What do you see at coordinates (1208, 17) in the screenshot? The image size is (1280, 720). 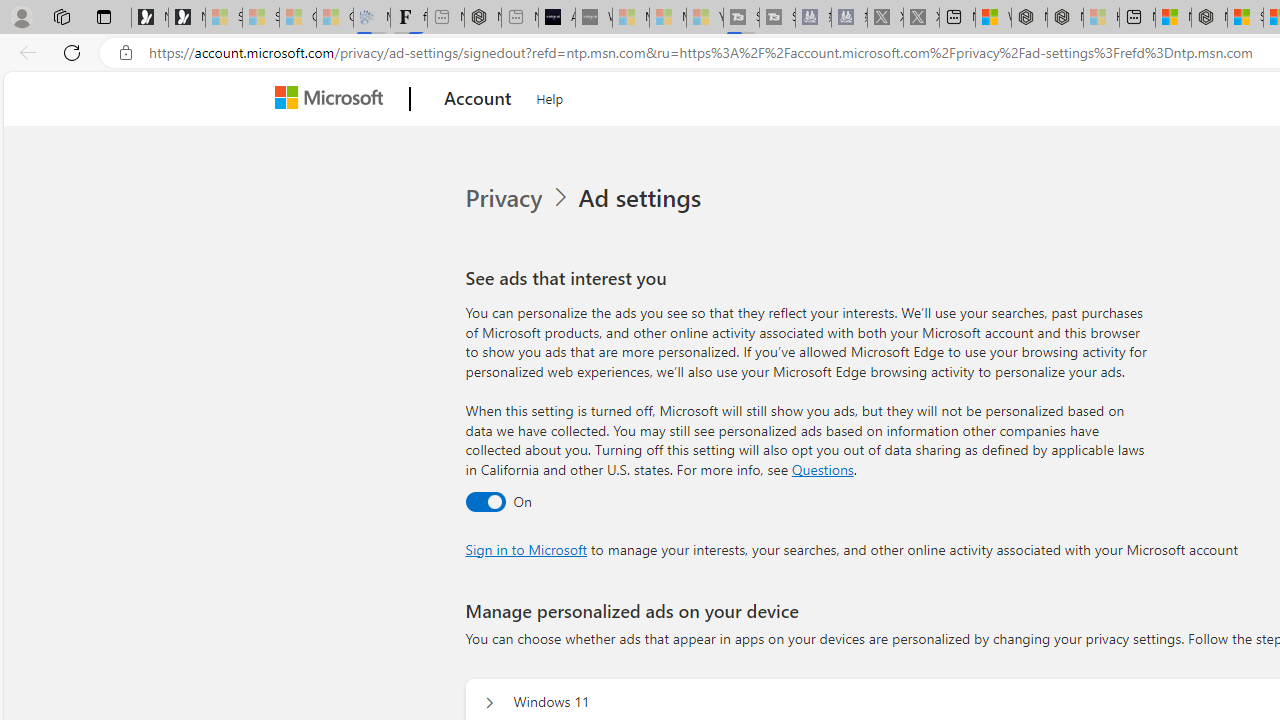 I see `'Nordace - Nordace Siena Is Not An Ordinary Backpack'` at bounding box center [1208, 17].